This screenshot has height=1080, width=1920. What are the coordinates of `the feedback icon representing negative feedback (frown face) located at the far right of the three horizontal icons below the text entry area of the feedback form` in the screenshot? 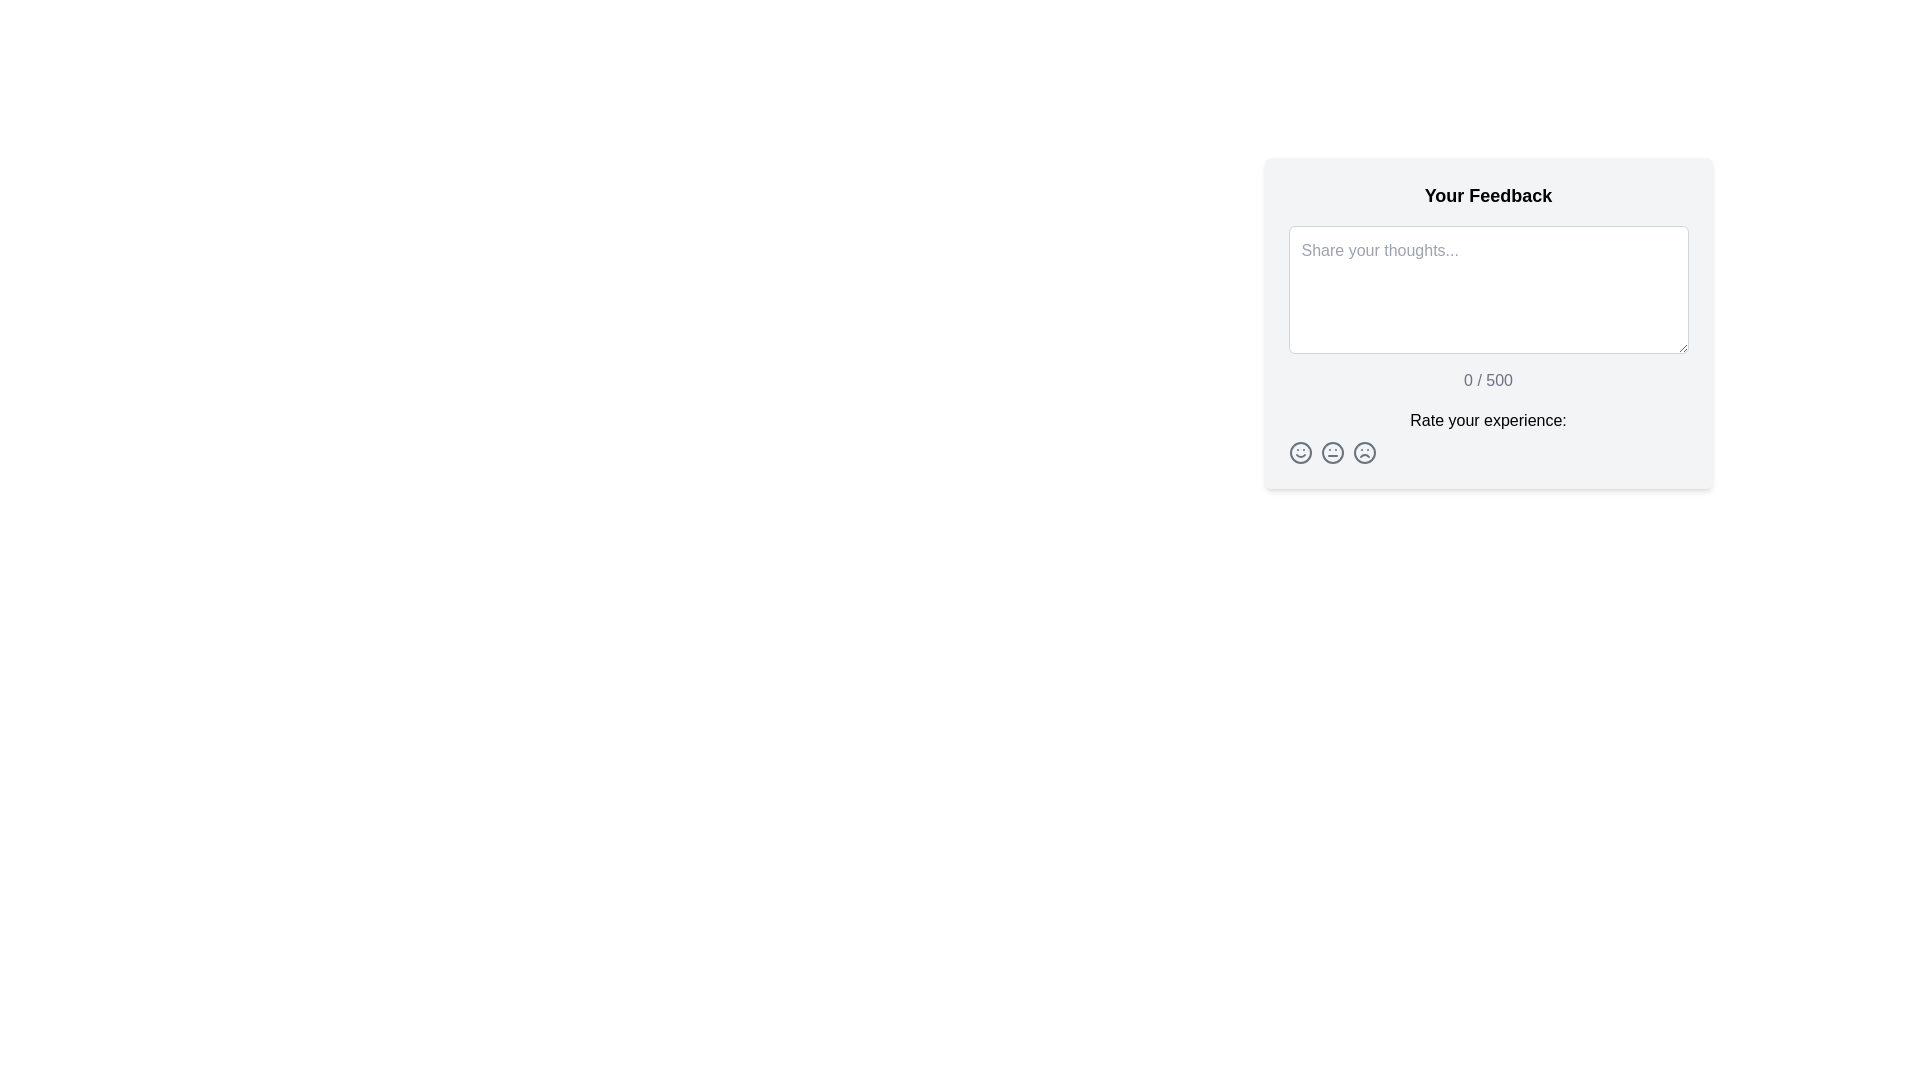 It's located at (1363, 452).